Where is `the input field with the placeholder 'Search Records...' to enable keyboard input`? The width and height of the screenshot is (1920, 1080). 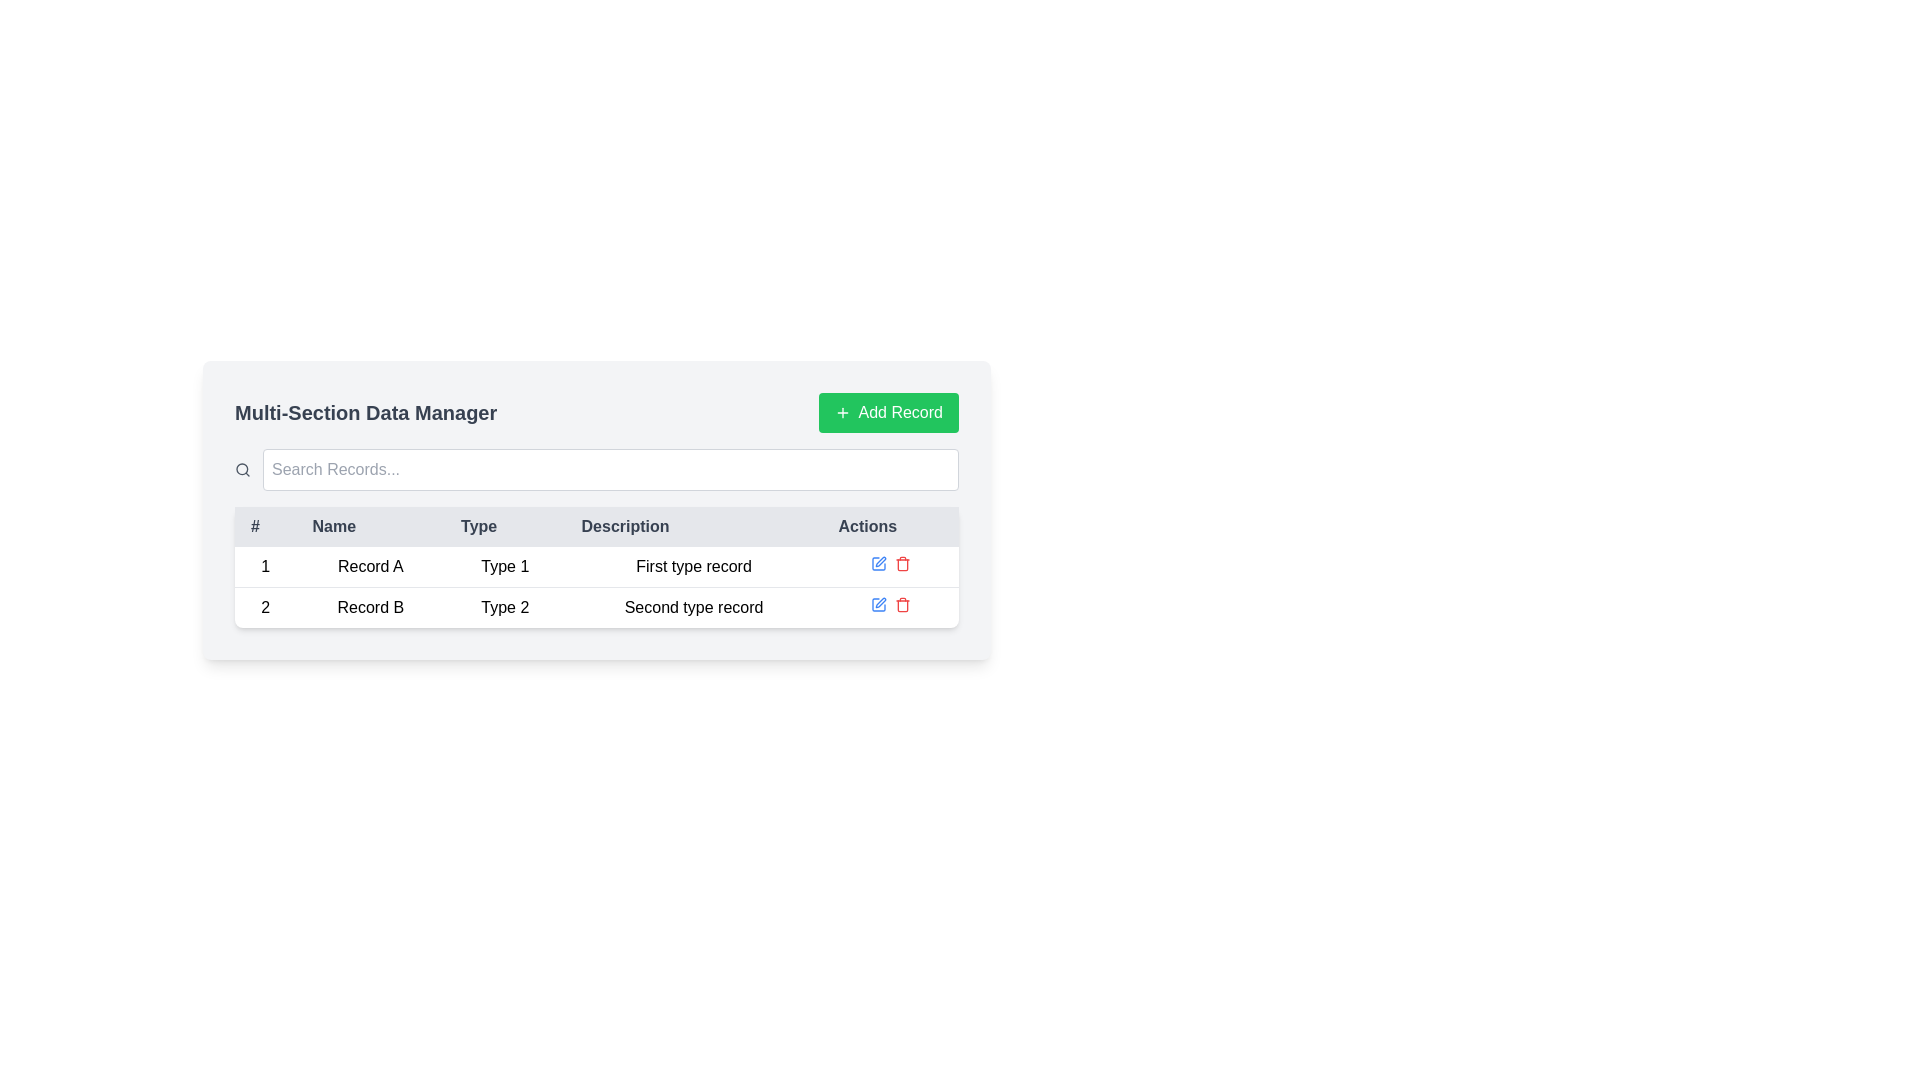 the input field with the placeholder 'Search Records...' to enable keyboard input is located at coordinates (595, 470).